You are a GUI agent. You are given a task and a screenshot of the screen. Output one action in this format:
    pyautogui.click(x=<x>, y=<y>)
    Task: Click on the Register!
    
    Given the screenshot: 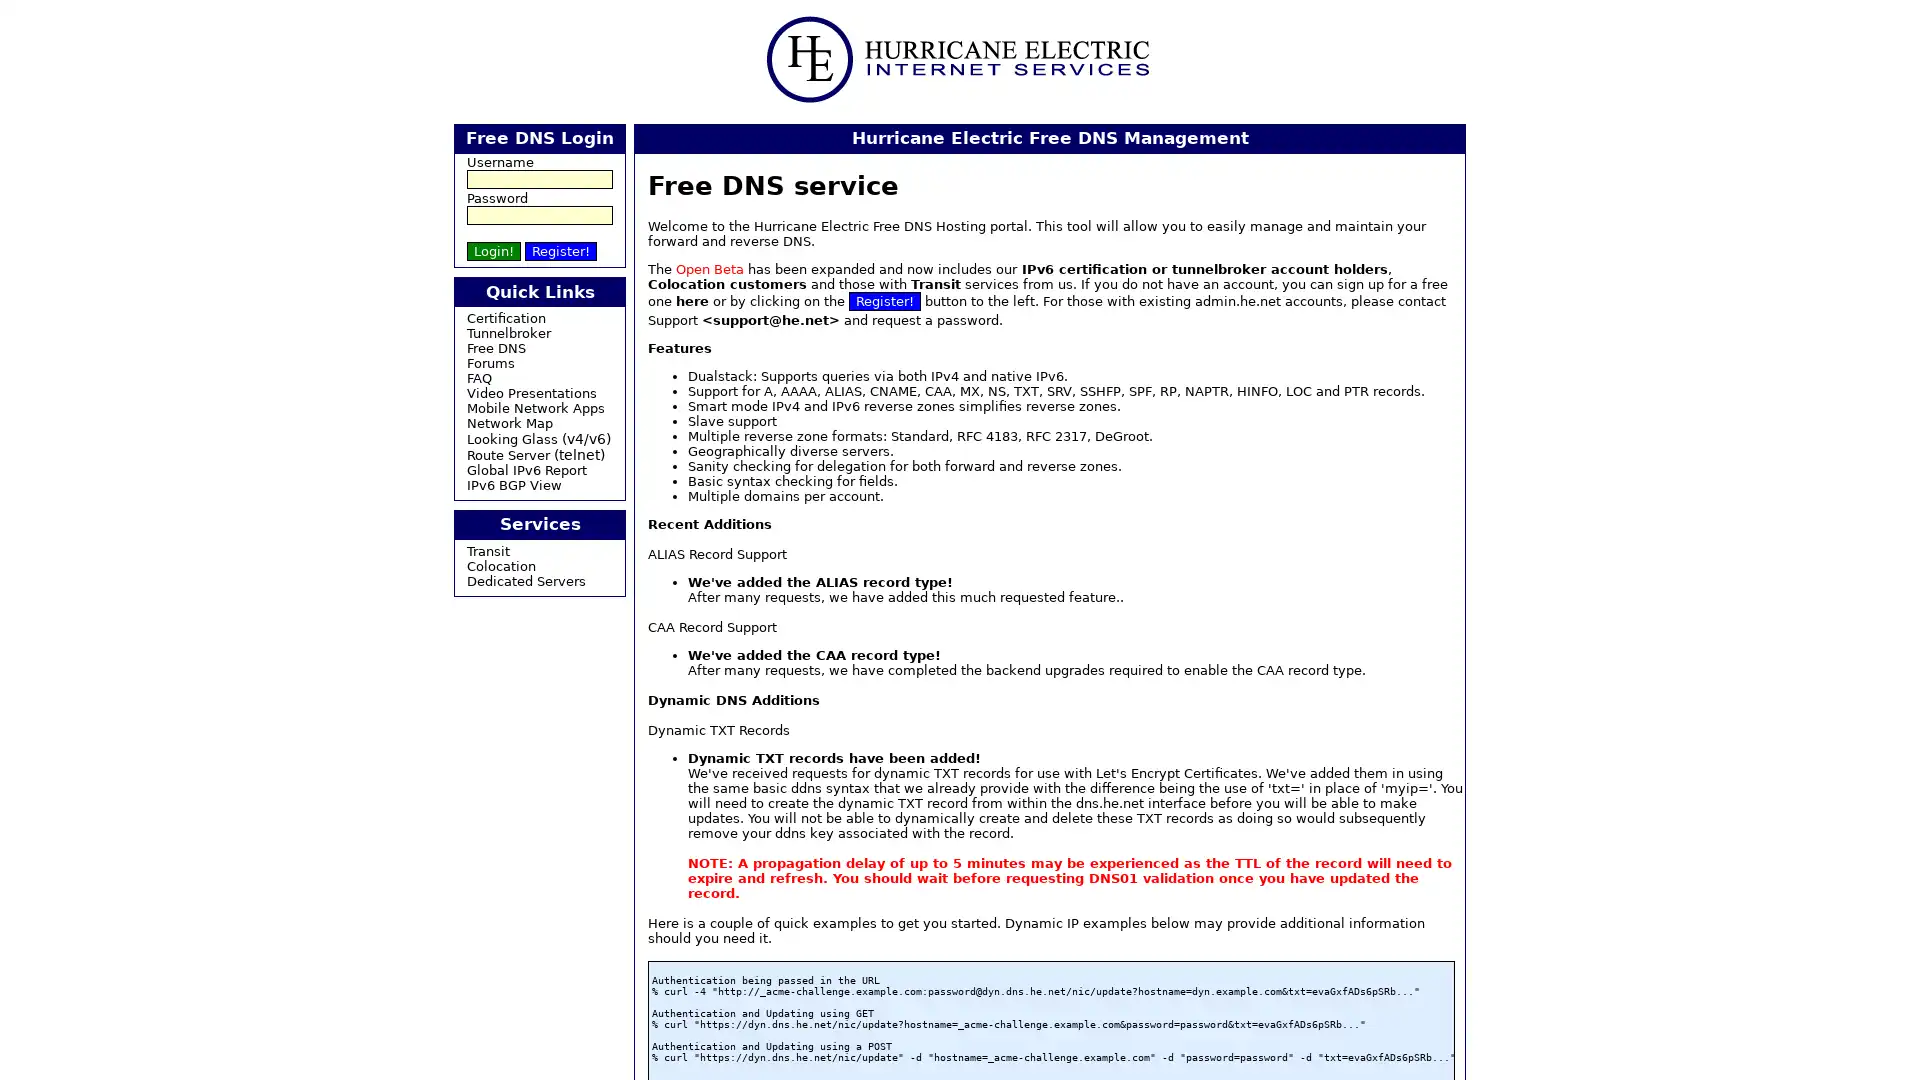 What is the action you would take?
    pyautogui.click(x=883, y=300)
    